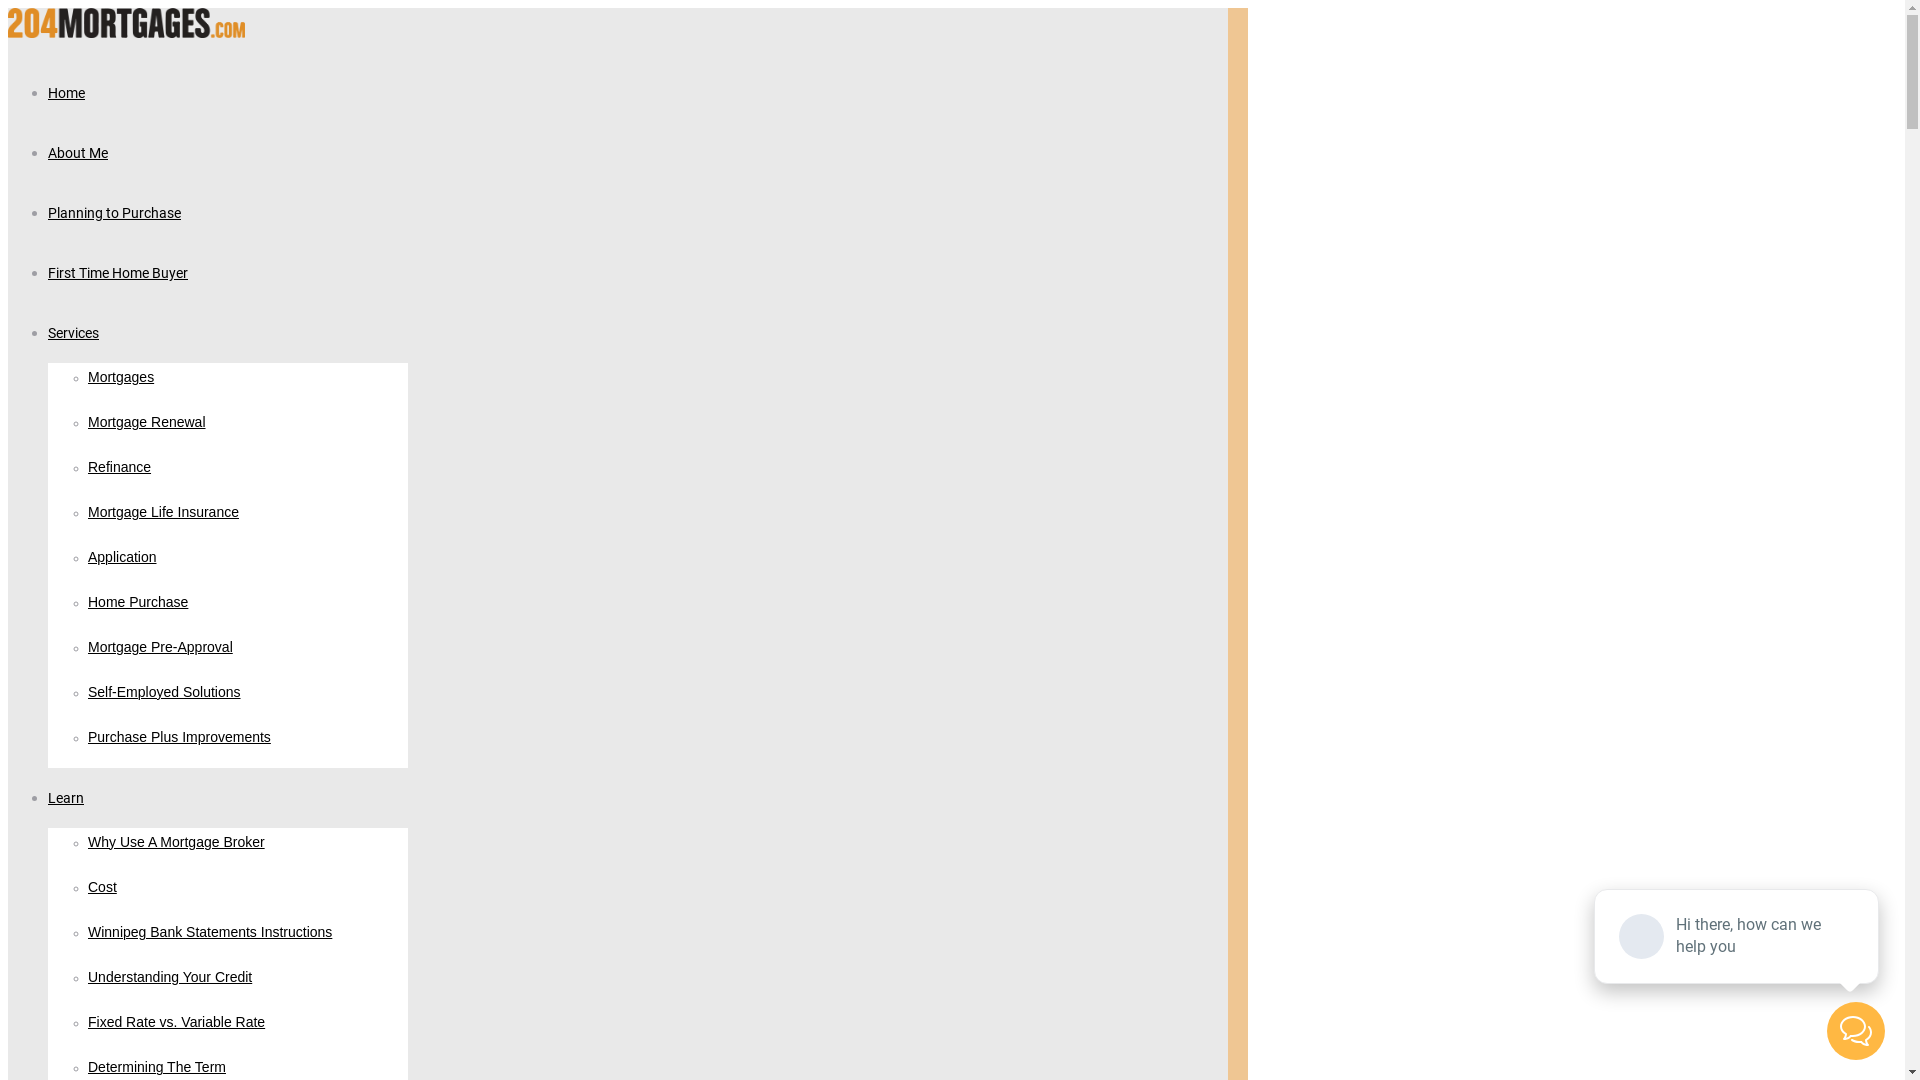 This screenshot has width=1920, height=1080. What do you see at coordinates (86, 558) in the screenshot?
I see `'Application'` at bounding box center [86, 558].